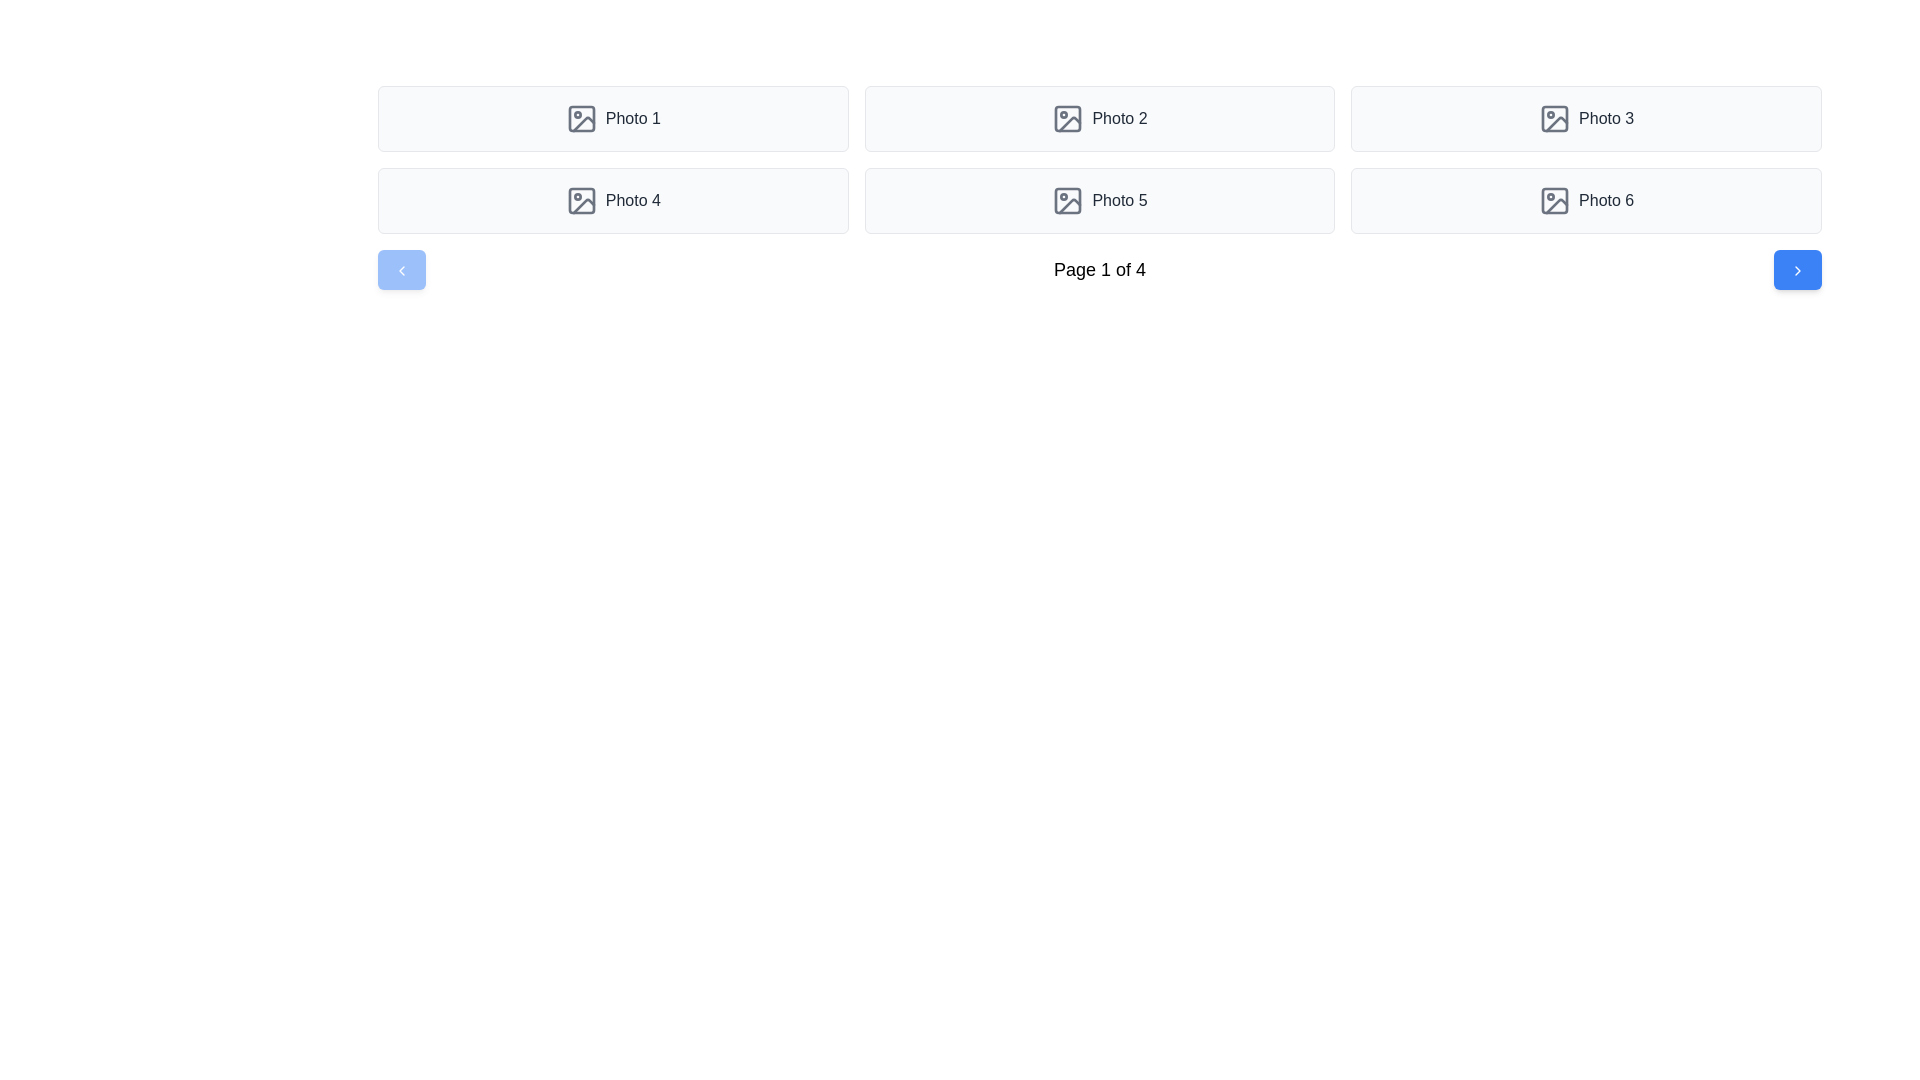 This screenshot has height=1080, width=1920. What do you see at coordinates (1098, 270) in the screenshot?
I see `text label indicating the current page number and total number of pages, which is centered between the navigational buttons` at bounding box center [1098, 270].